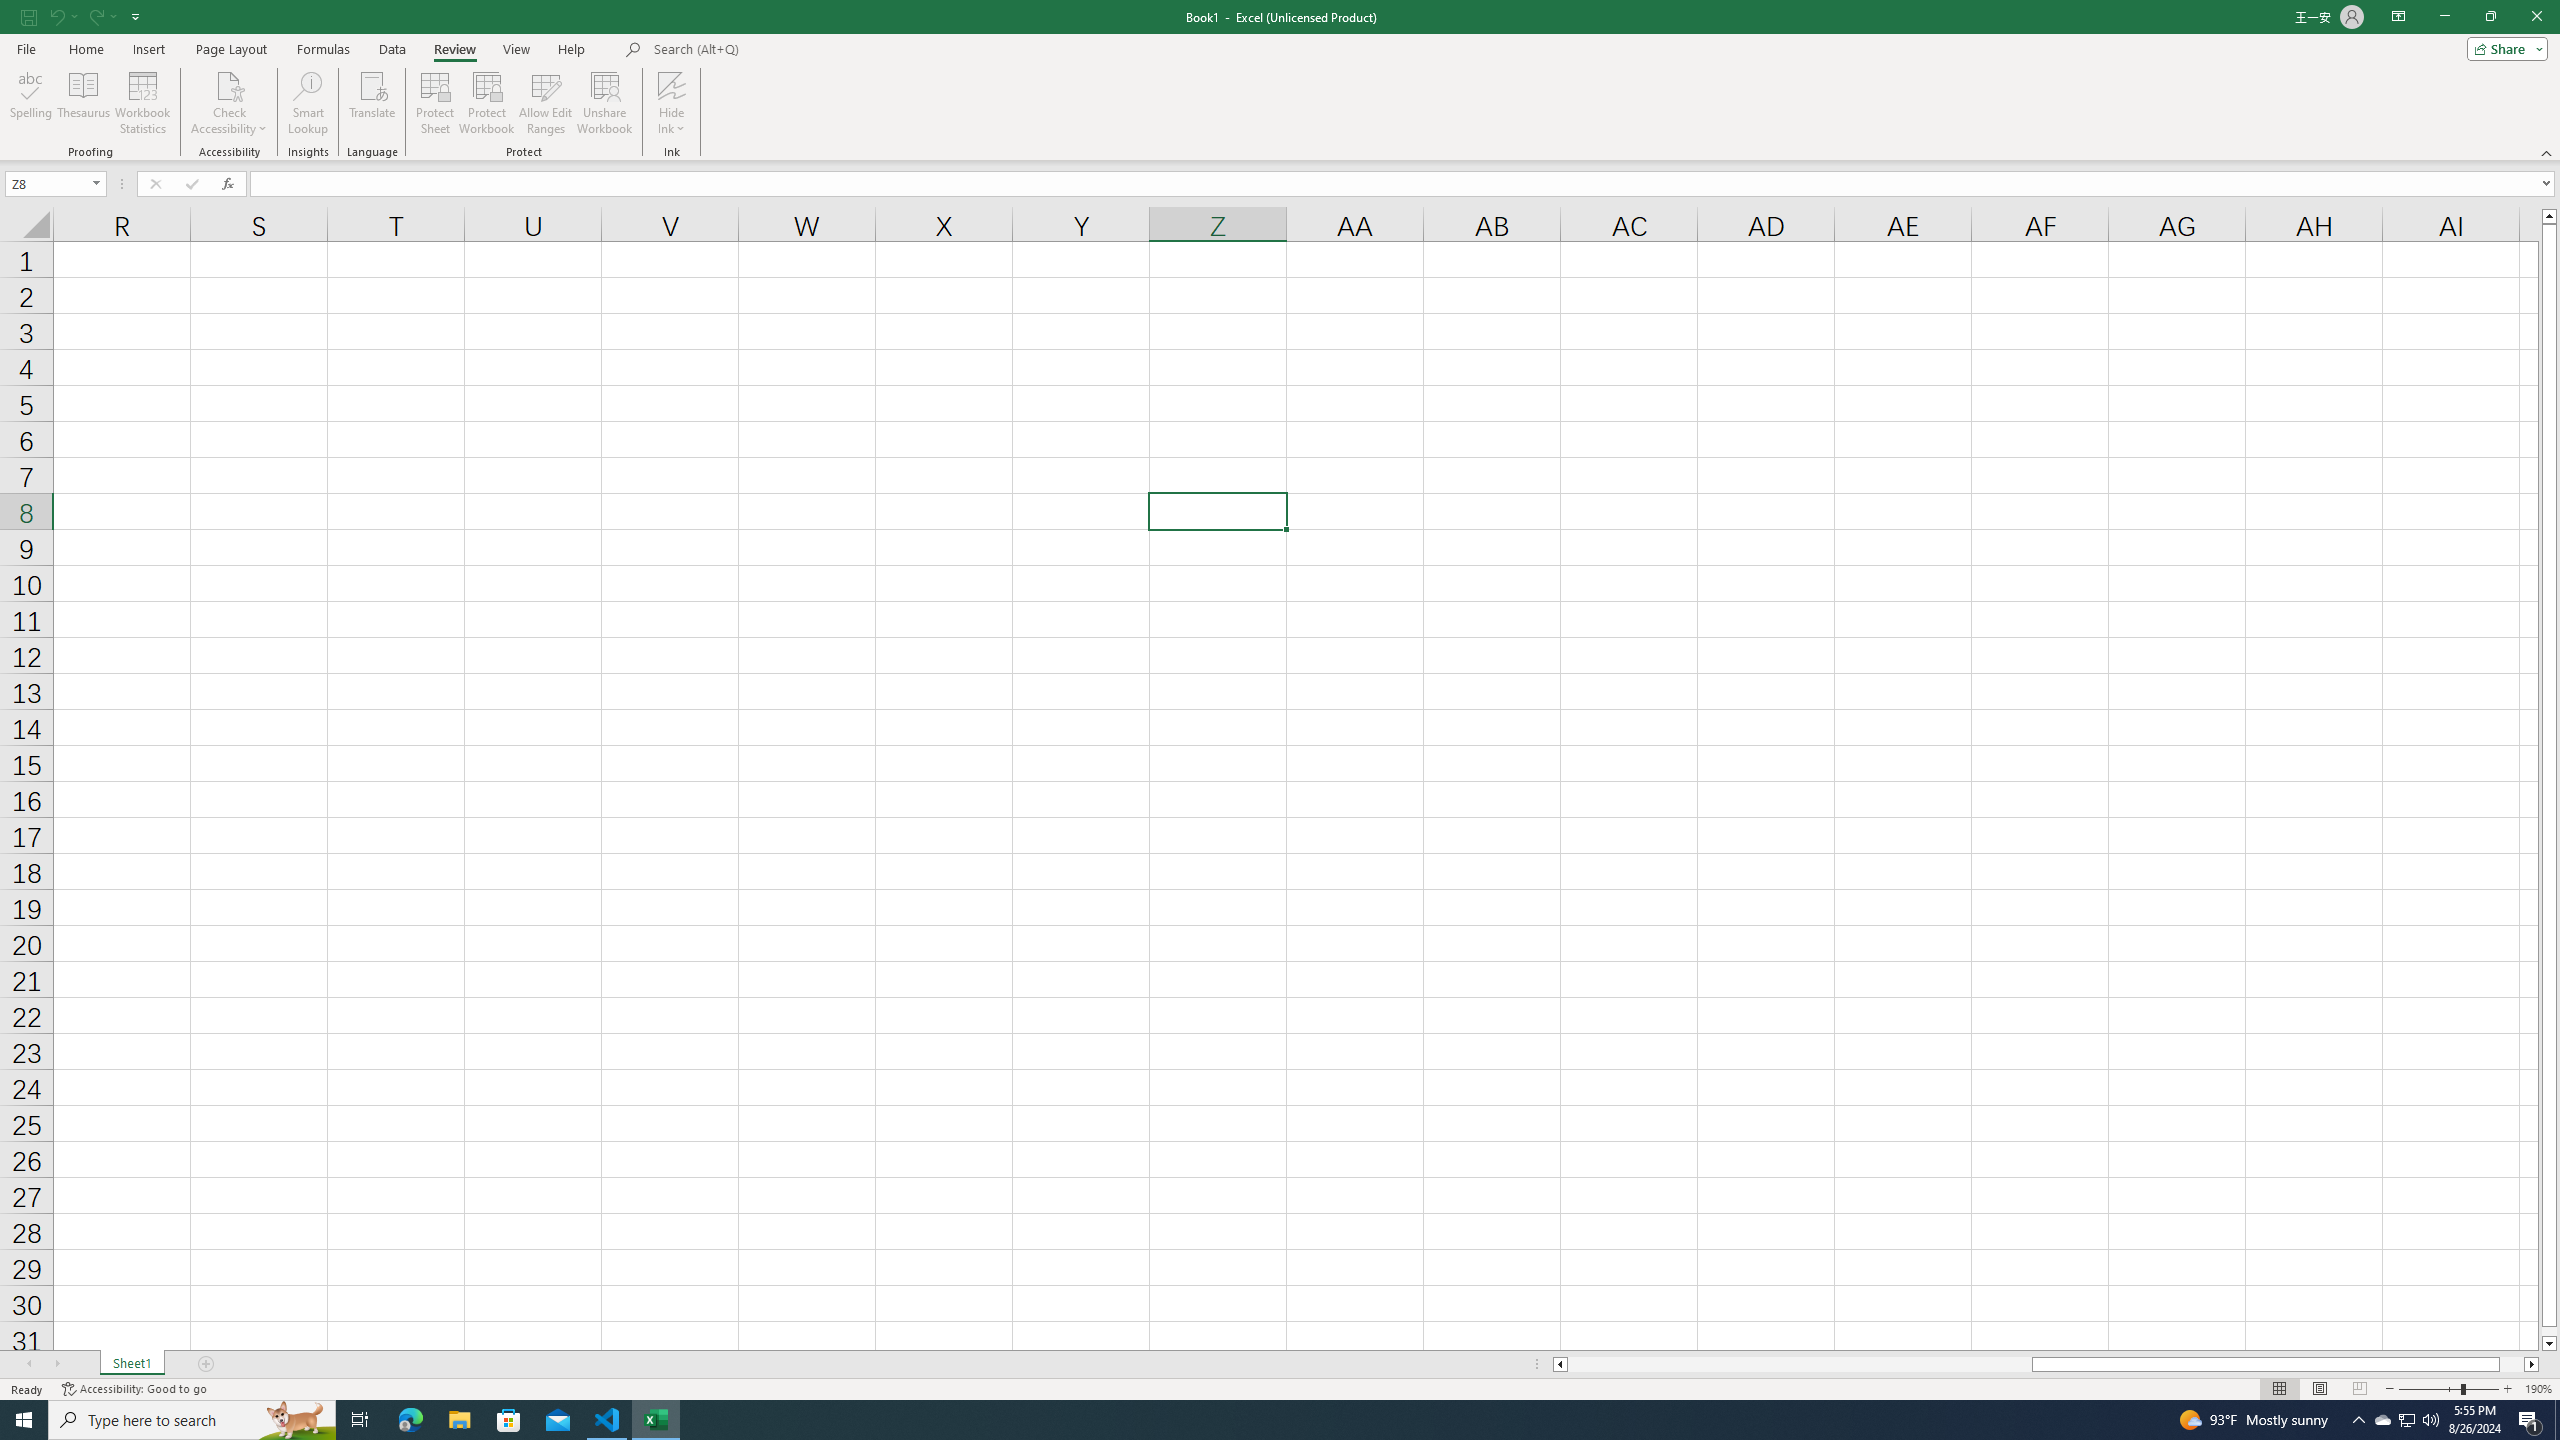 This screenshot has height=1440, width=2560. Describe the element at coordinates (672, 103) in the screenshot. I see `'Hide Ink'` at that location.